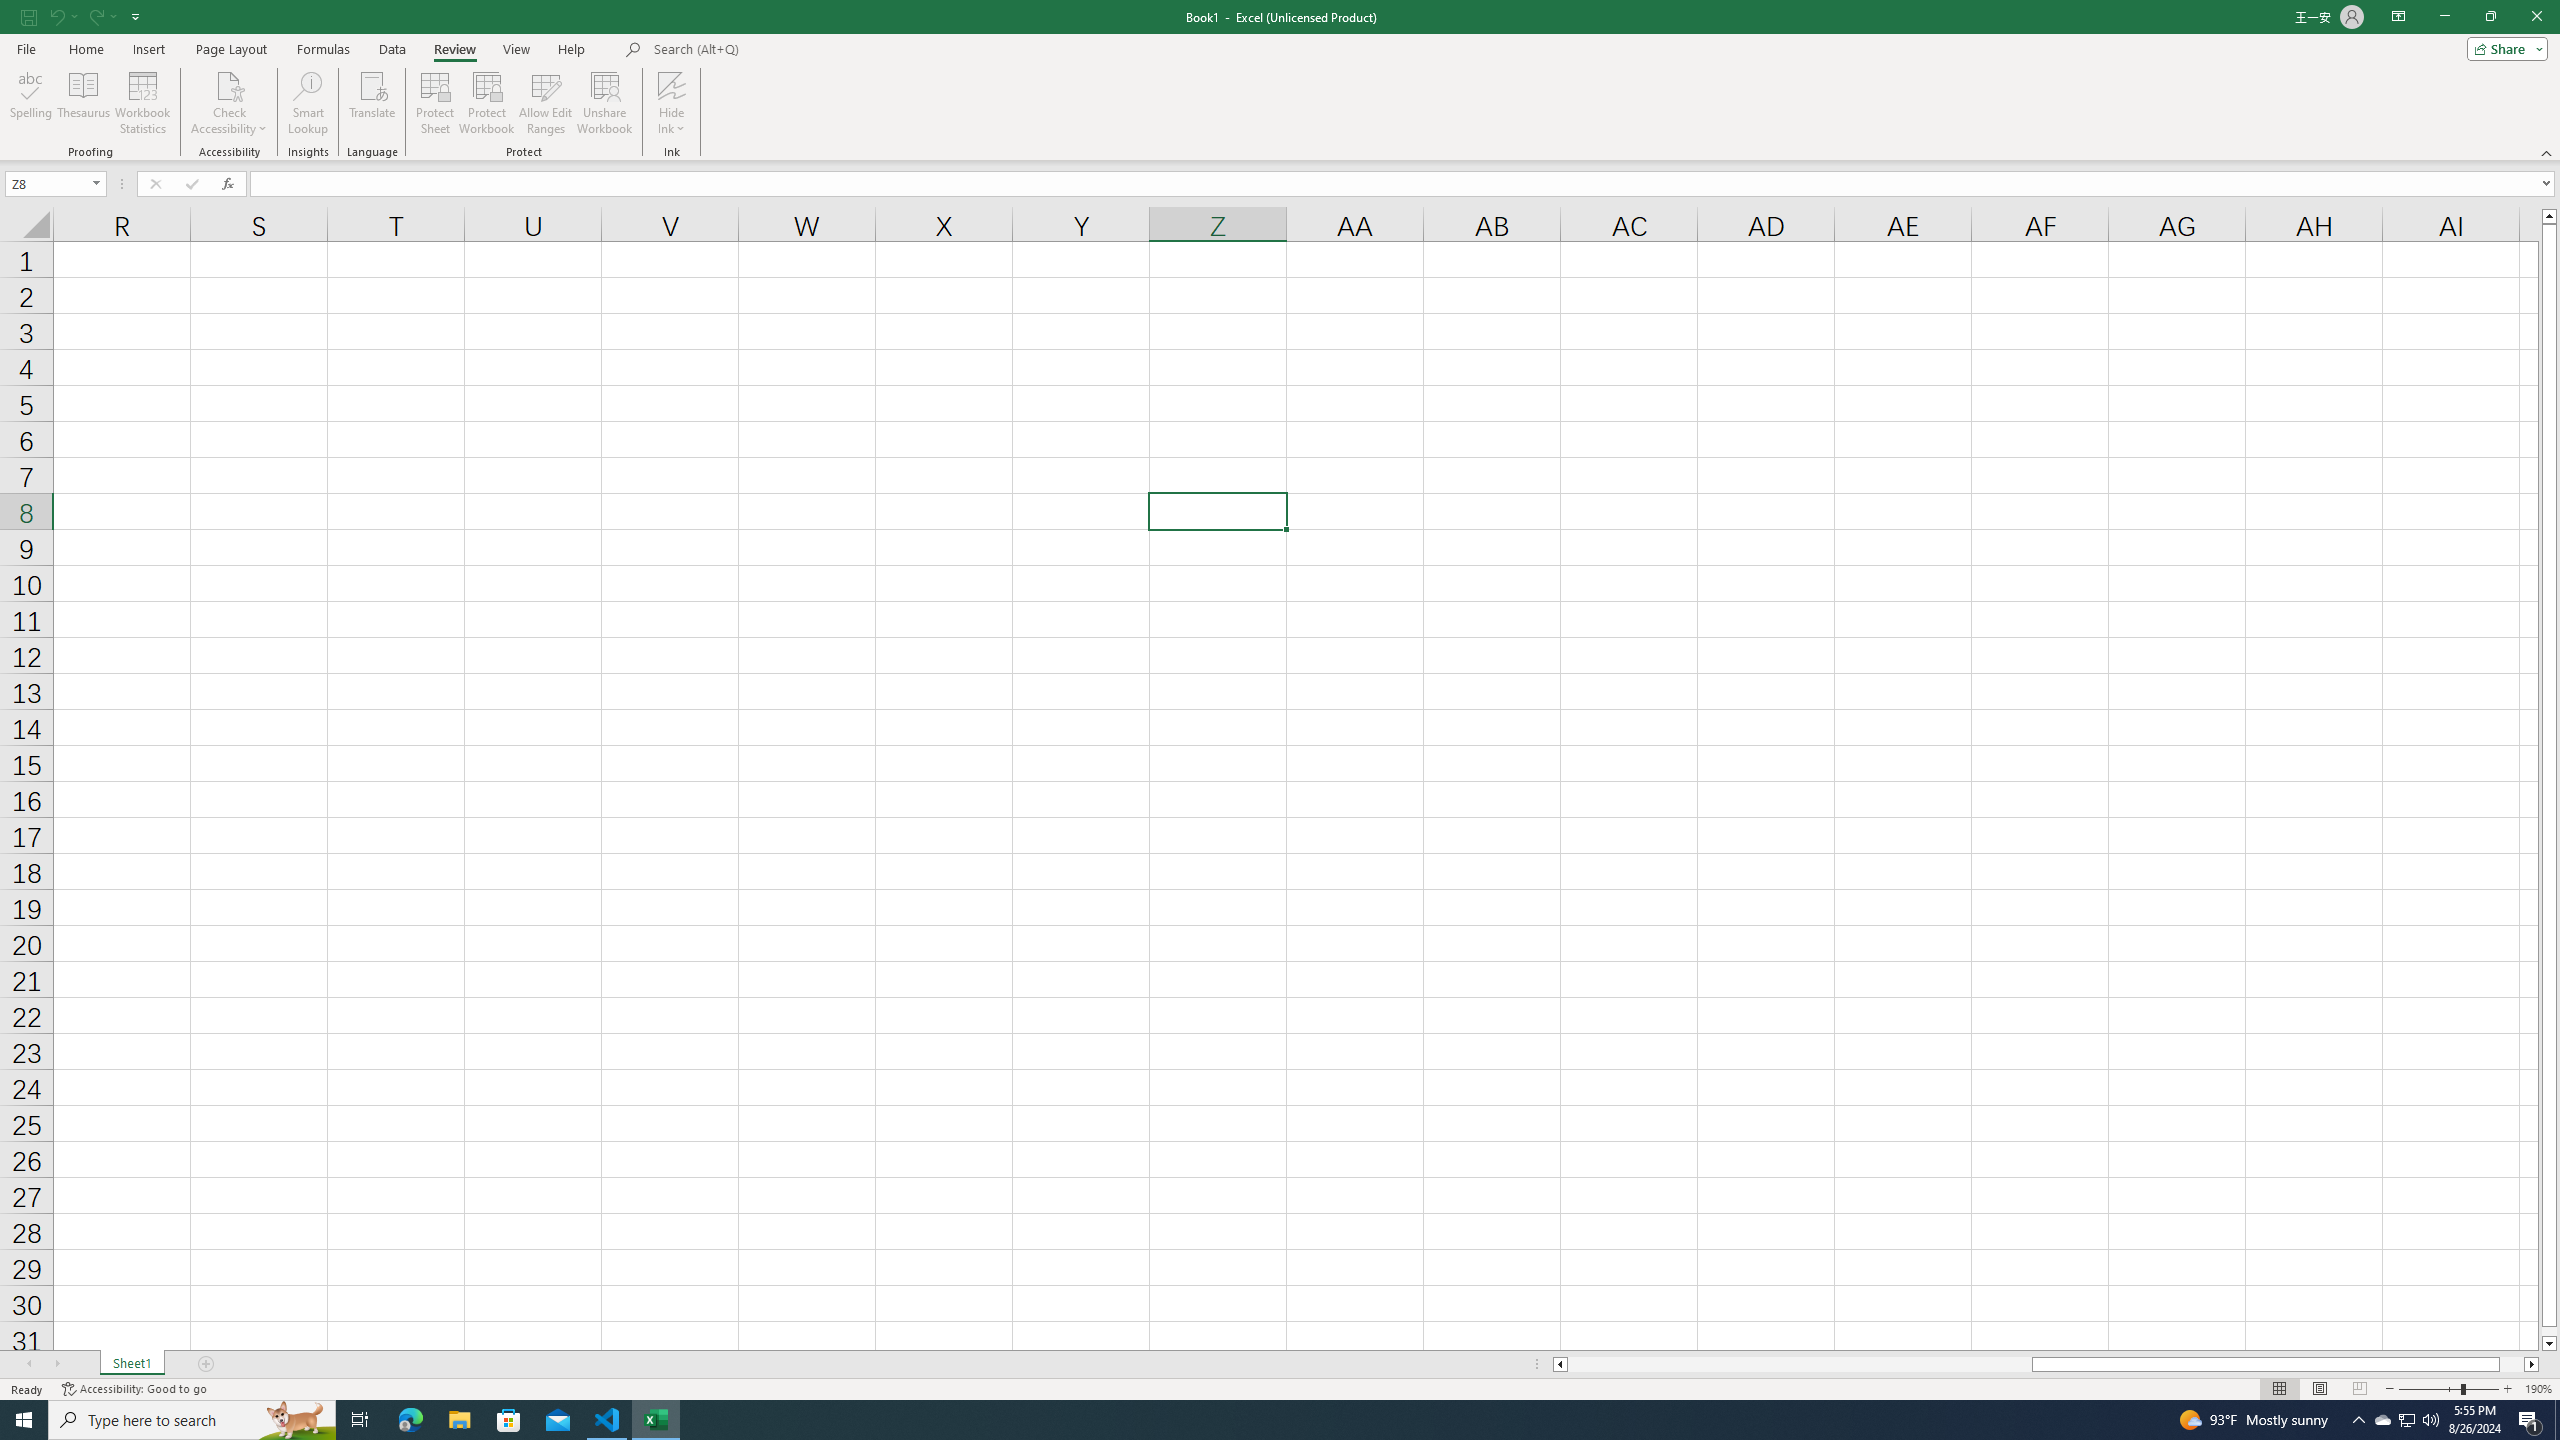 This screenshot has height=1440, width=2560. Describe the element at coordinates (672, 103) in the screenshot. I see `'Hide Ink'` at that location.